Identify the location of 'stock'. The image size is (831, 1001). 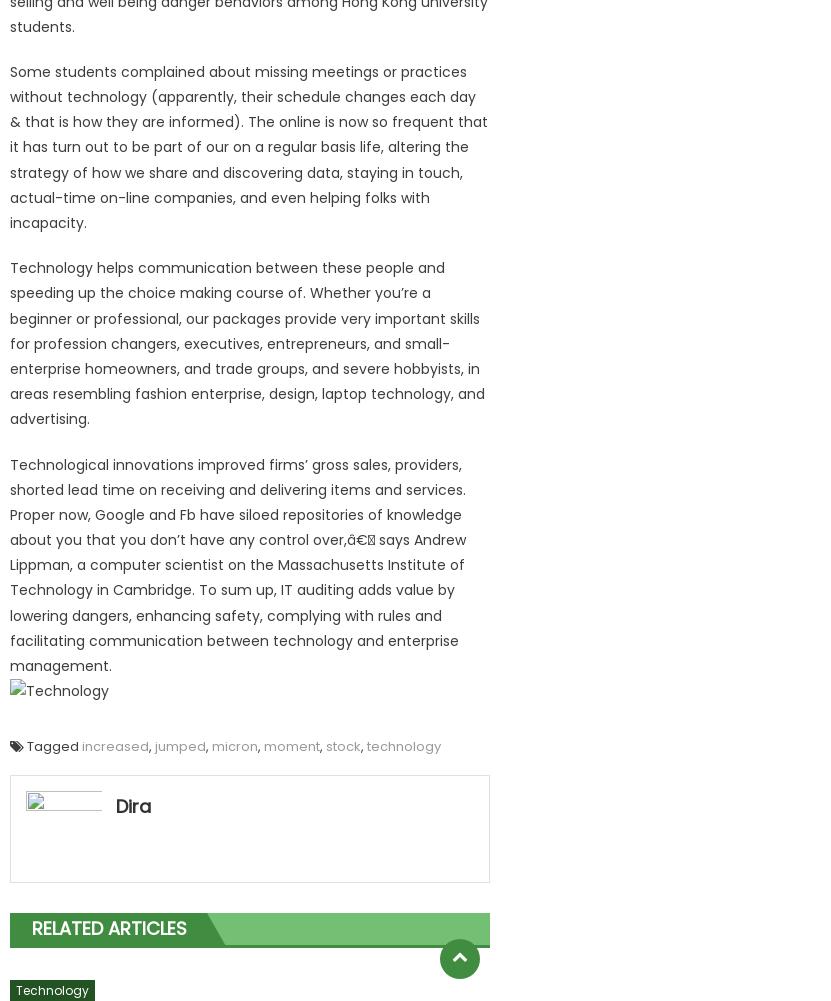
(342, 746).